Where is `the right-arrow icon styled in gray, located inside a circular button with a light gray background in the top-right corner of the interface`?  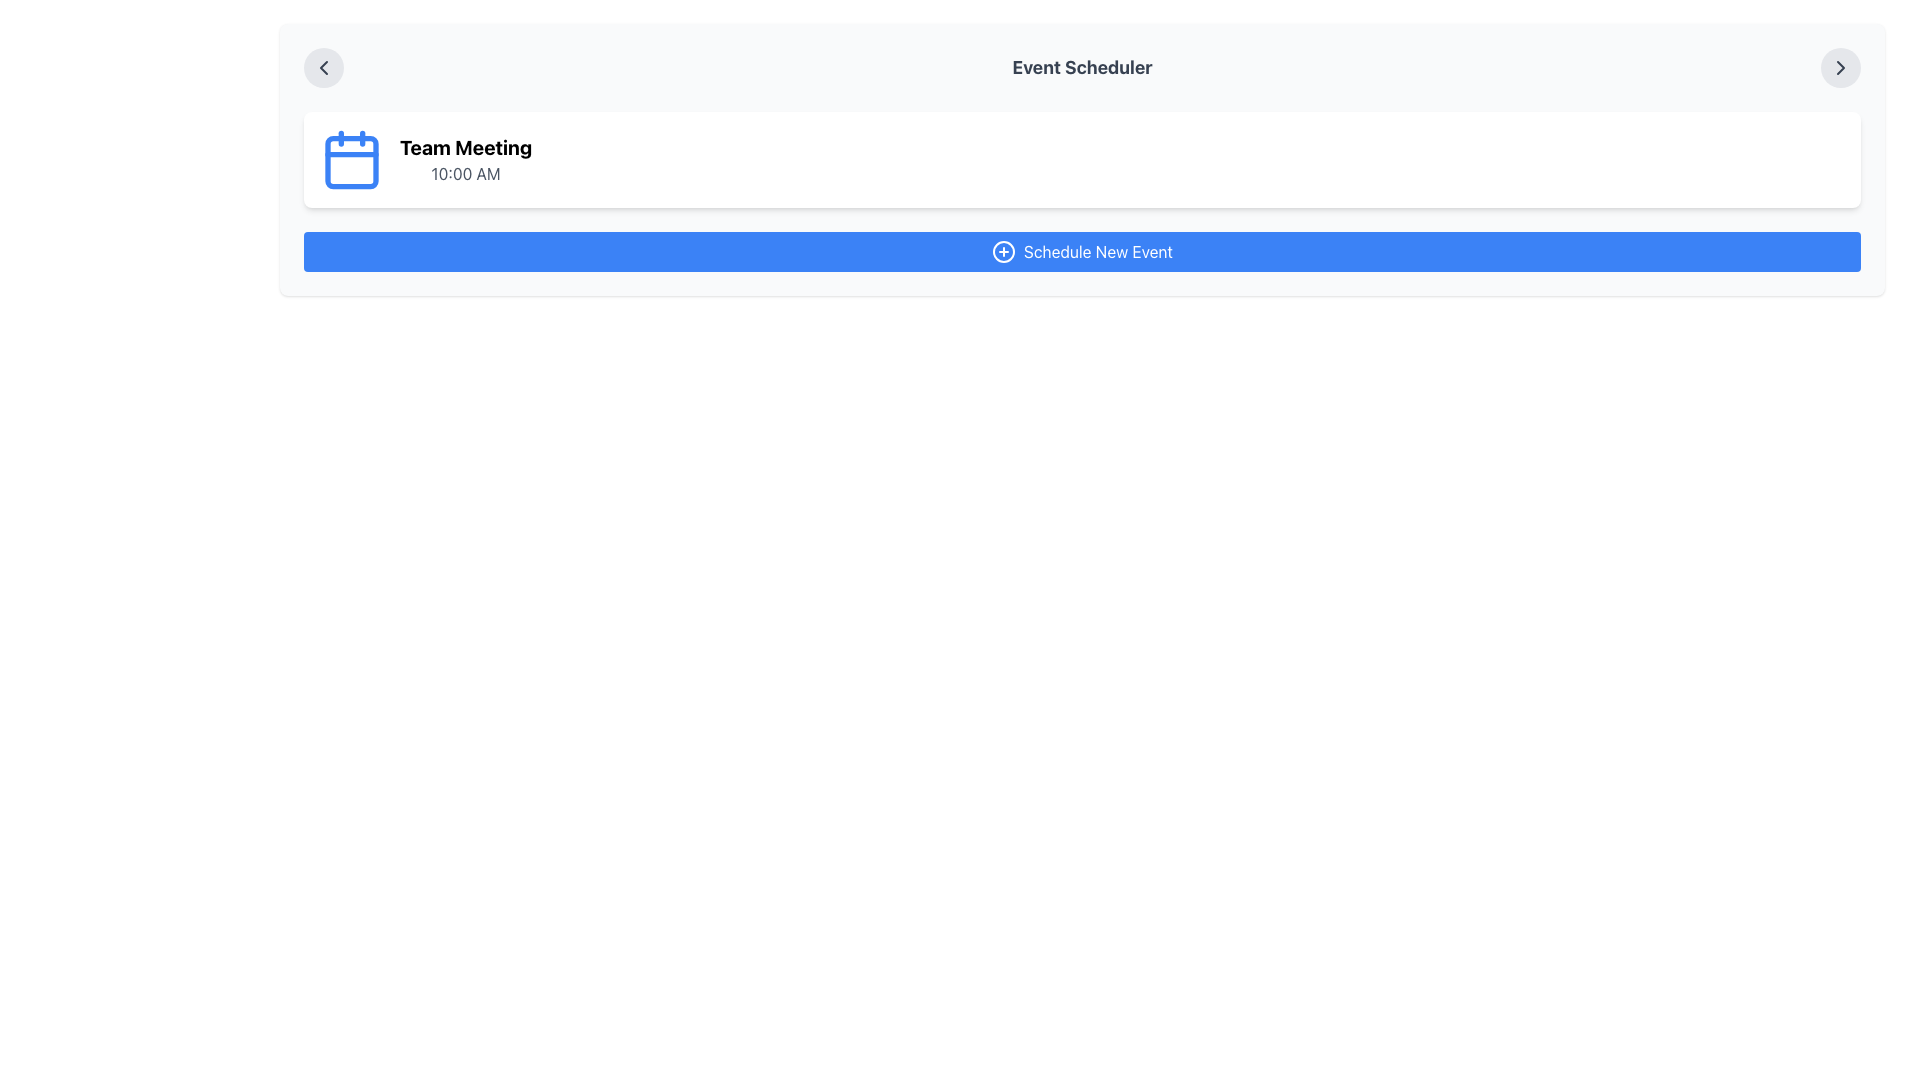
the right-arrow icon styled in gray, located inside a circular button with a light gray background in the top-right corner of the interface is located at coordinates (1840, 67).